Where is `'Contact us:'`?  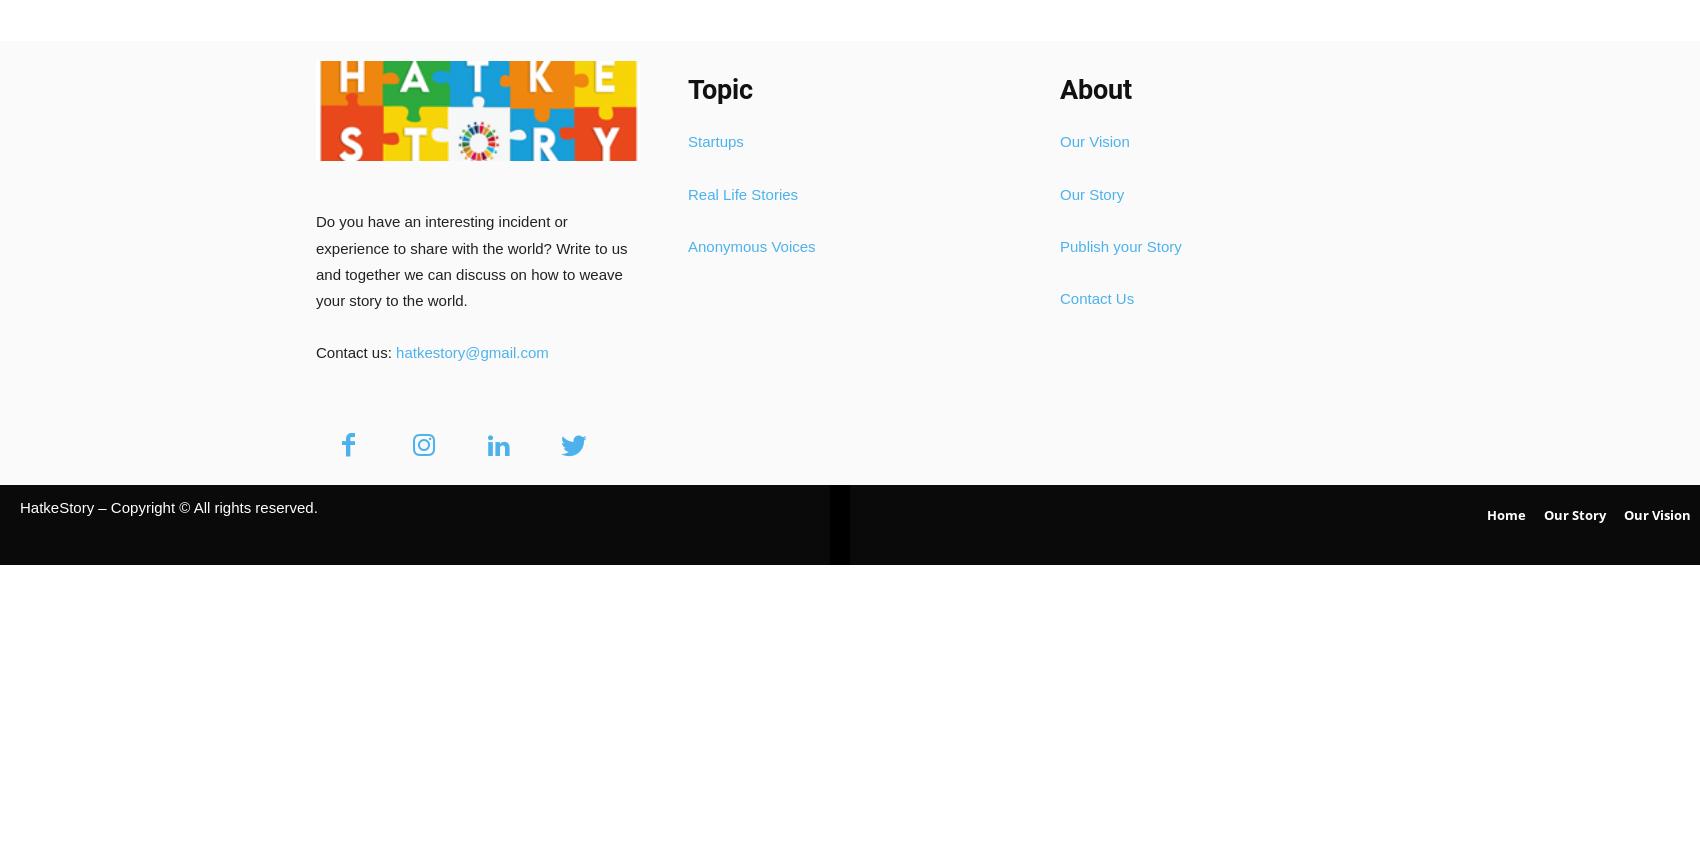 'Contact us:' is located at coordinates (354, 351).